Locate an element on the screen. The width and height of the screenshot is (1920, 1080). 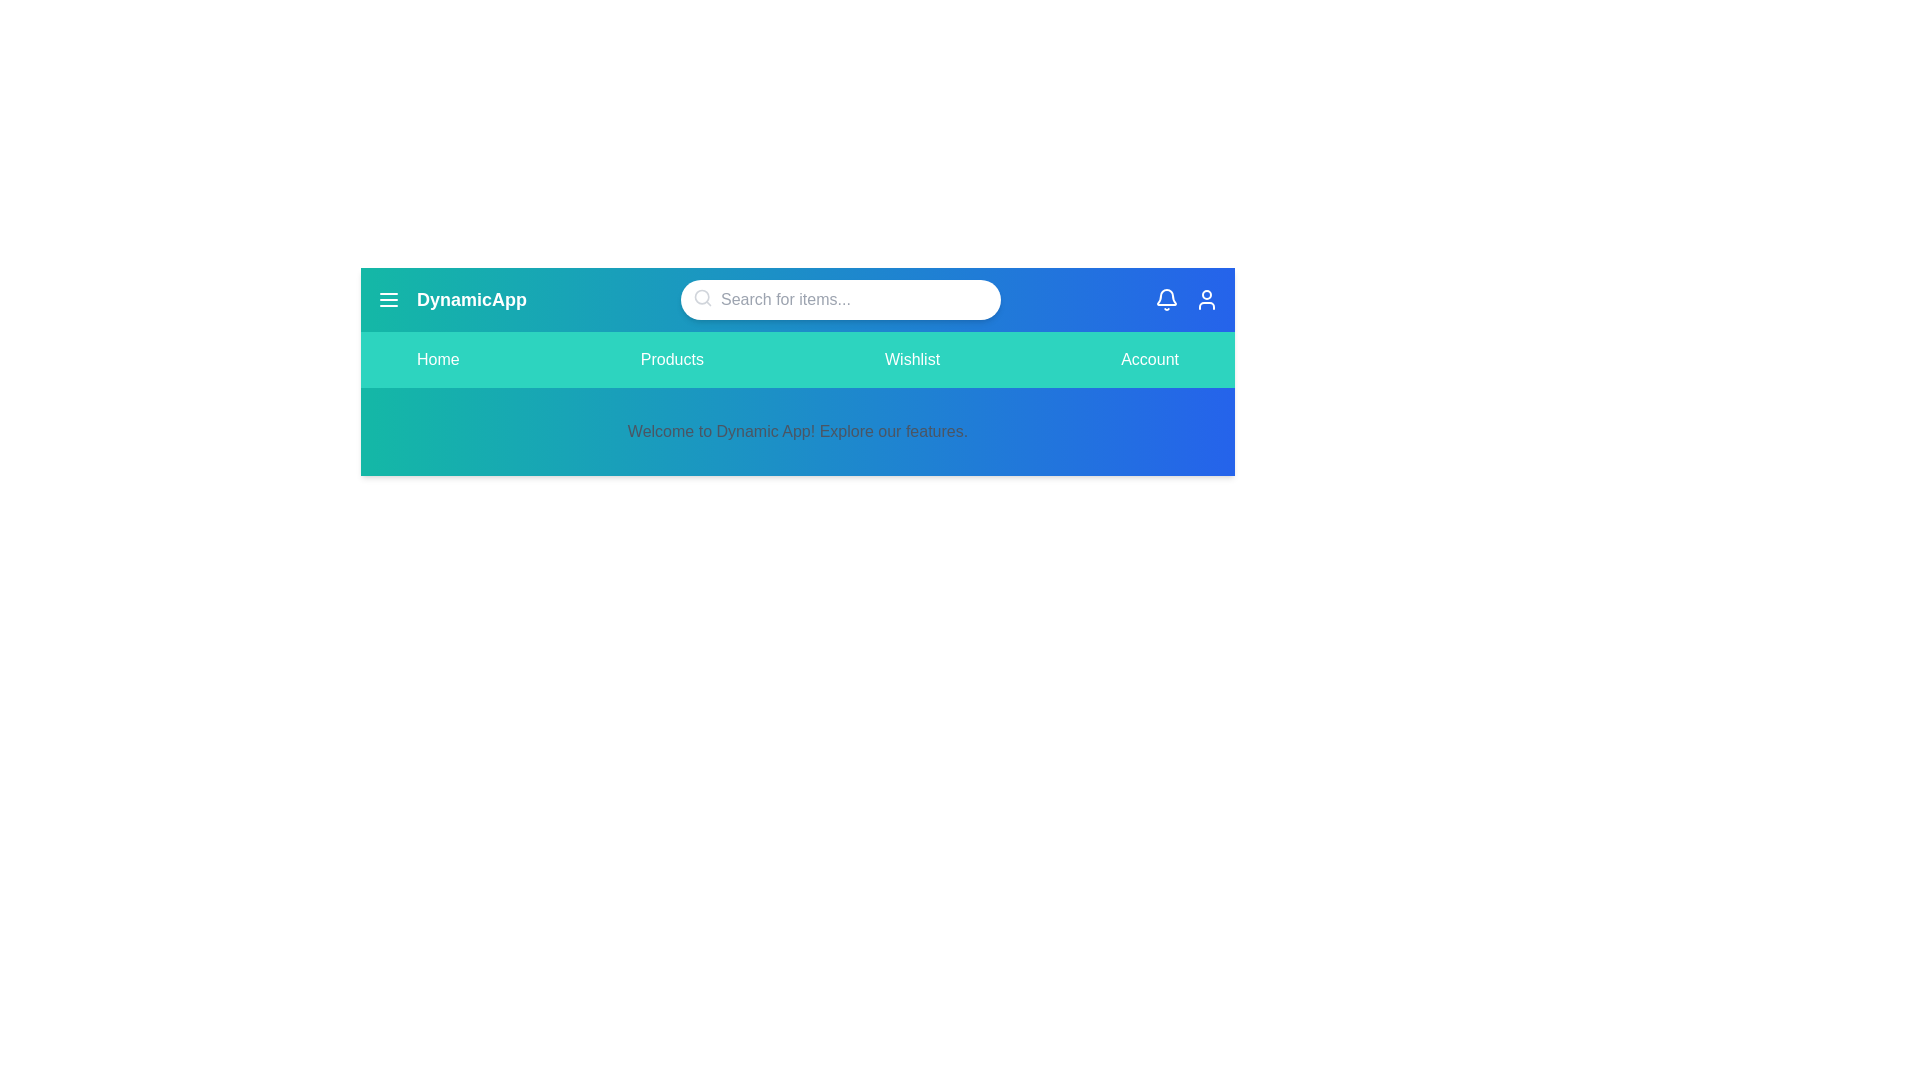
the Home tab is located at coordinates (436, 358).